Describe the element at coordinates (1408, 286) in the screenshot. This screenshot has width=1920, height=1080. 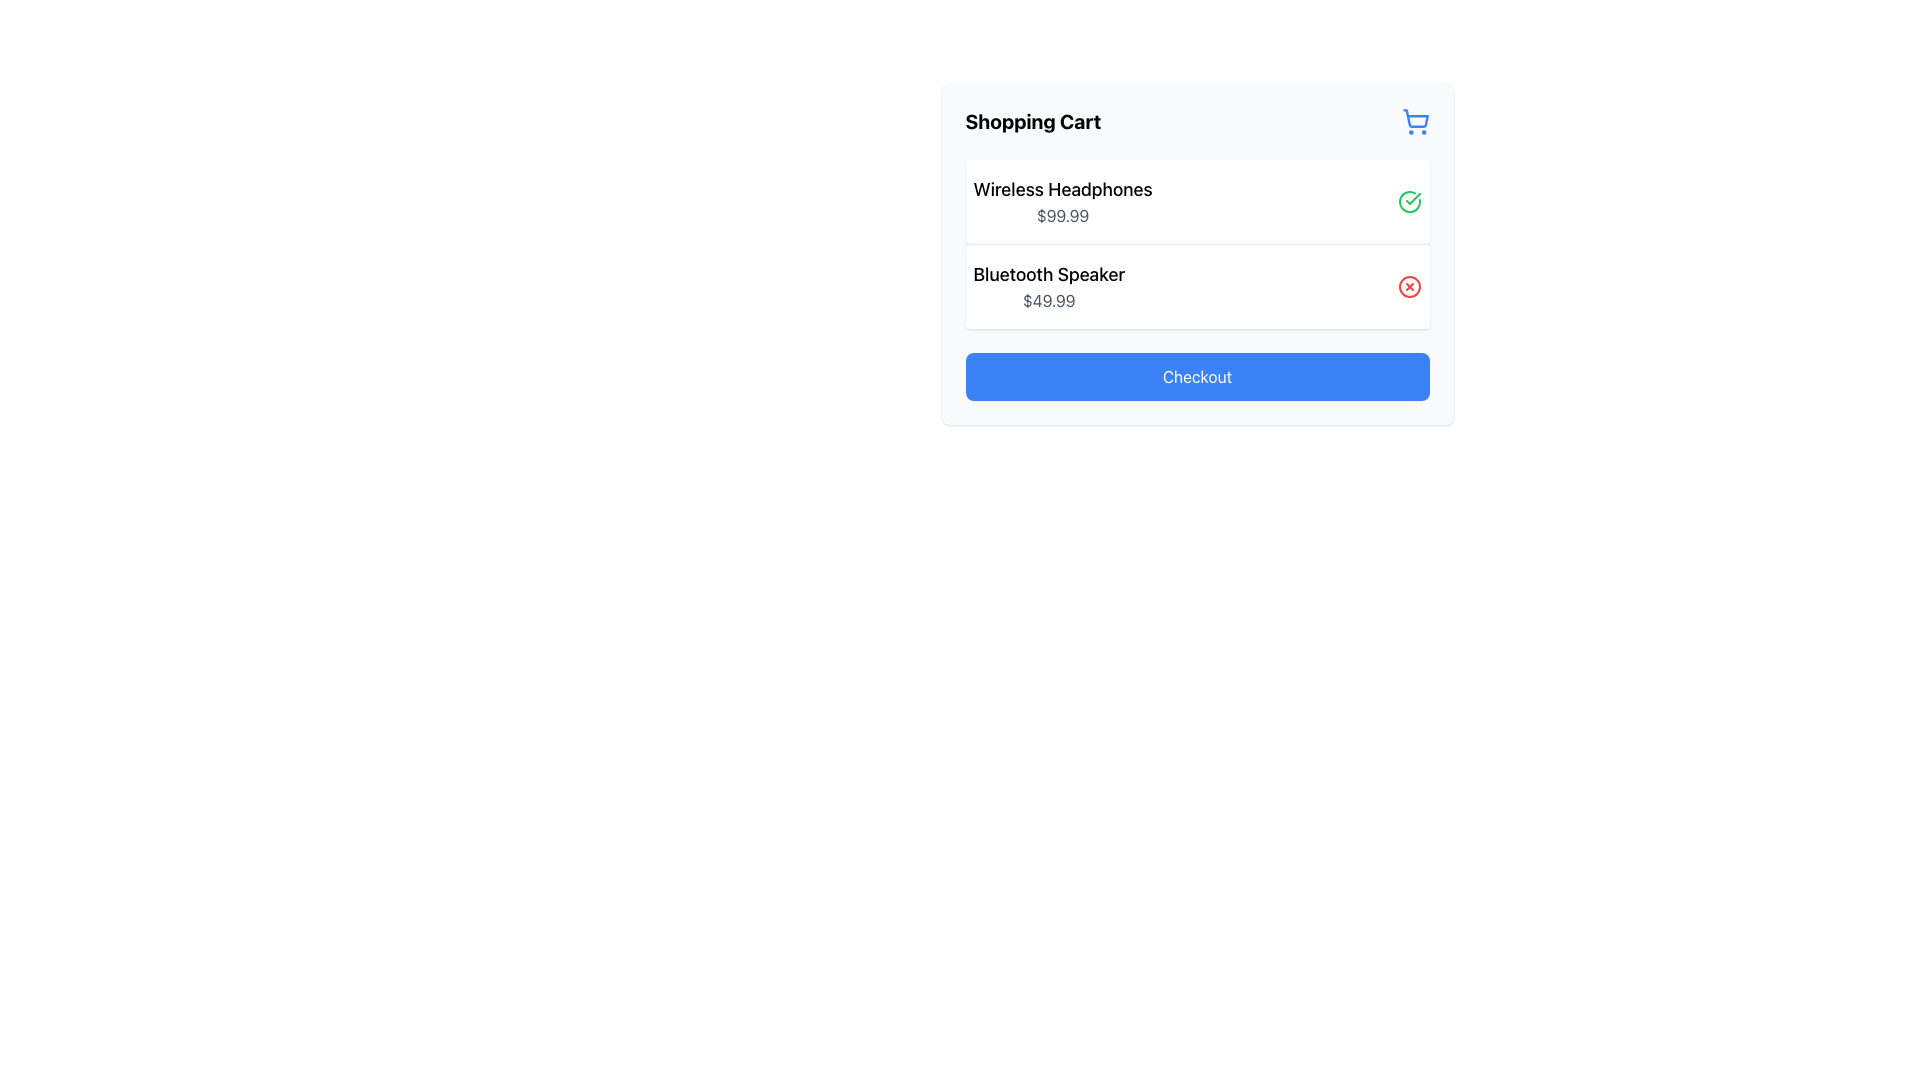
I see `the circular button icon associated with the 'Bluetooth Speaker' item in the shopping cart` at that location.